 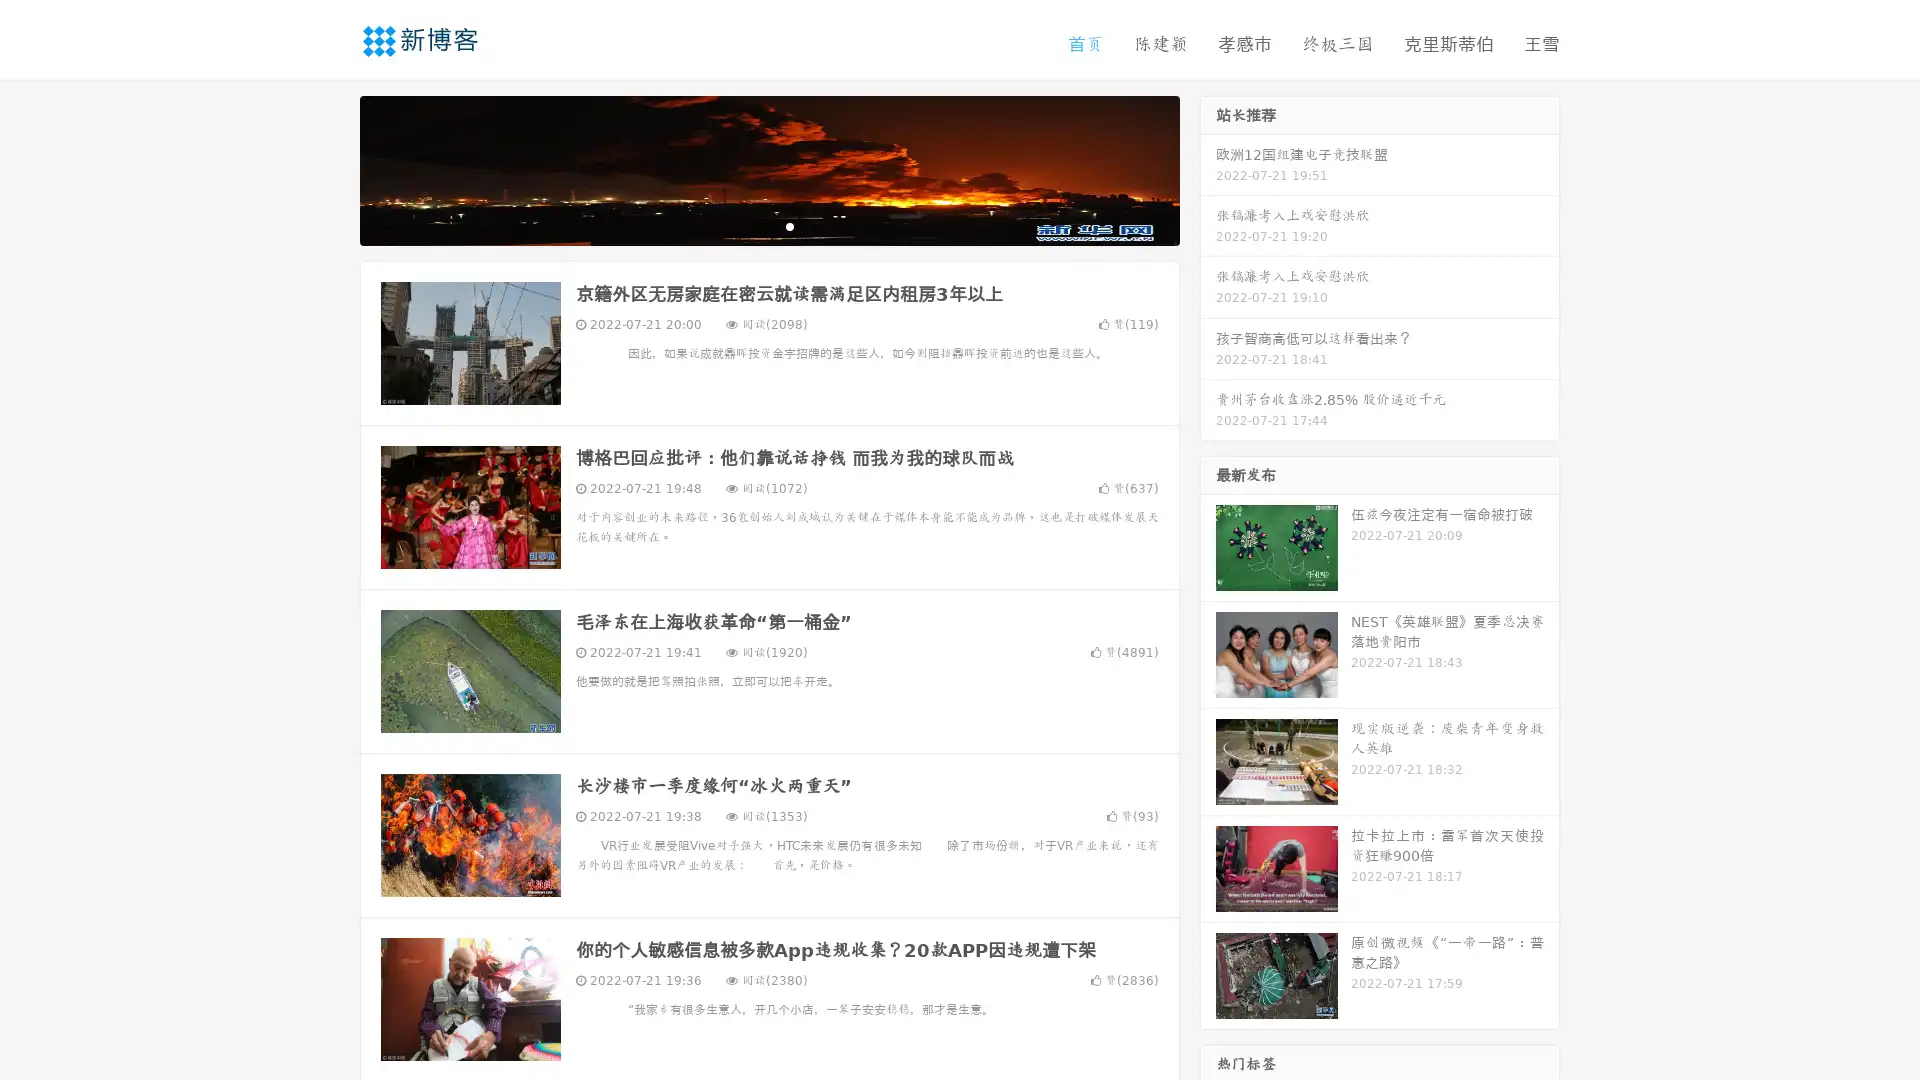 I want to click on Previous slide, so click(x=330, y=168).